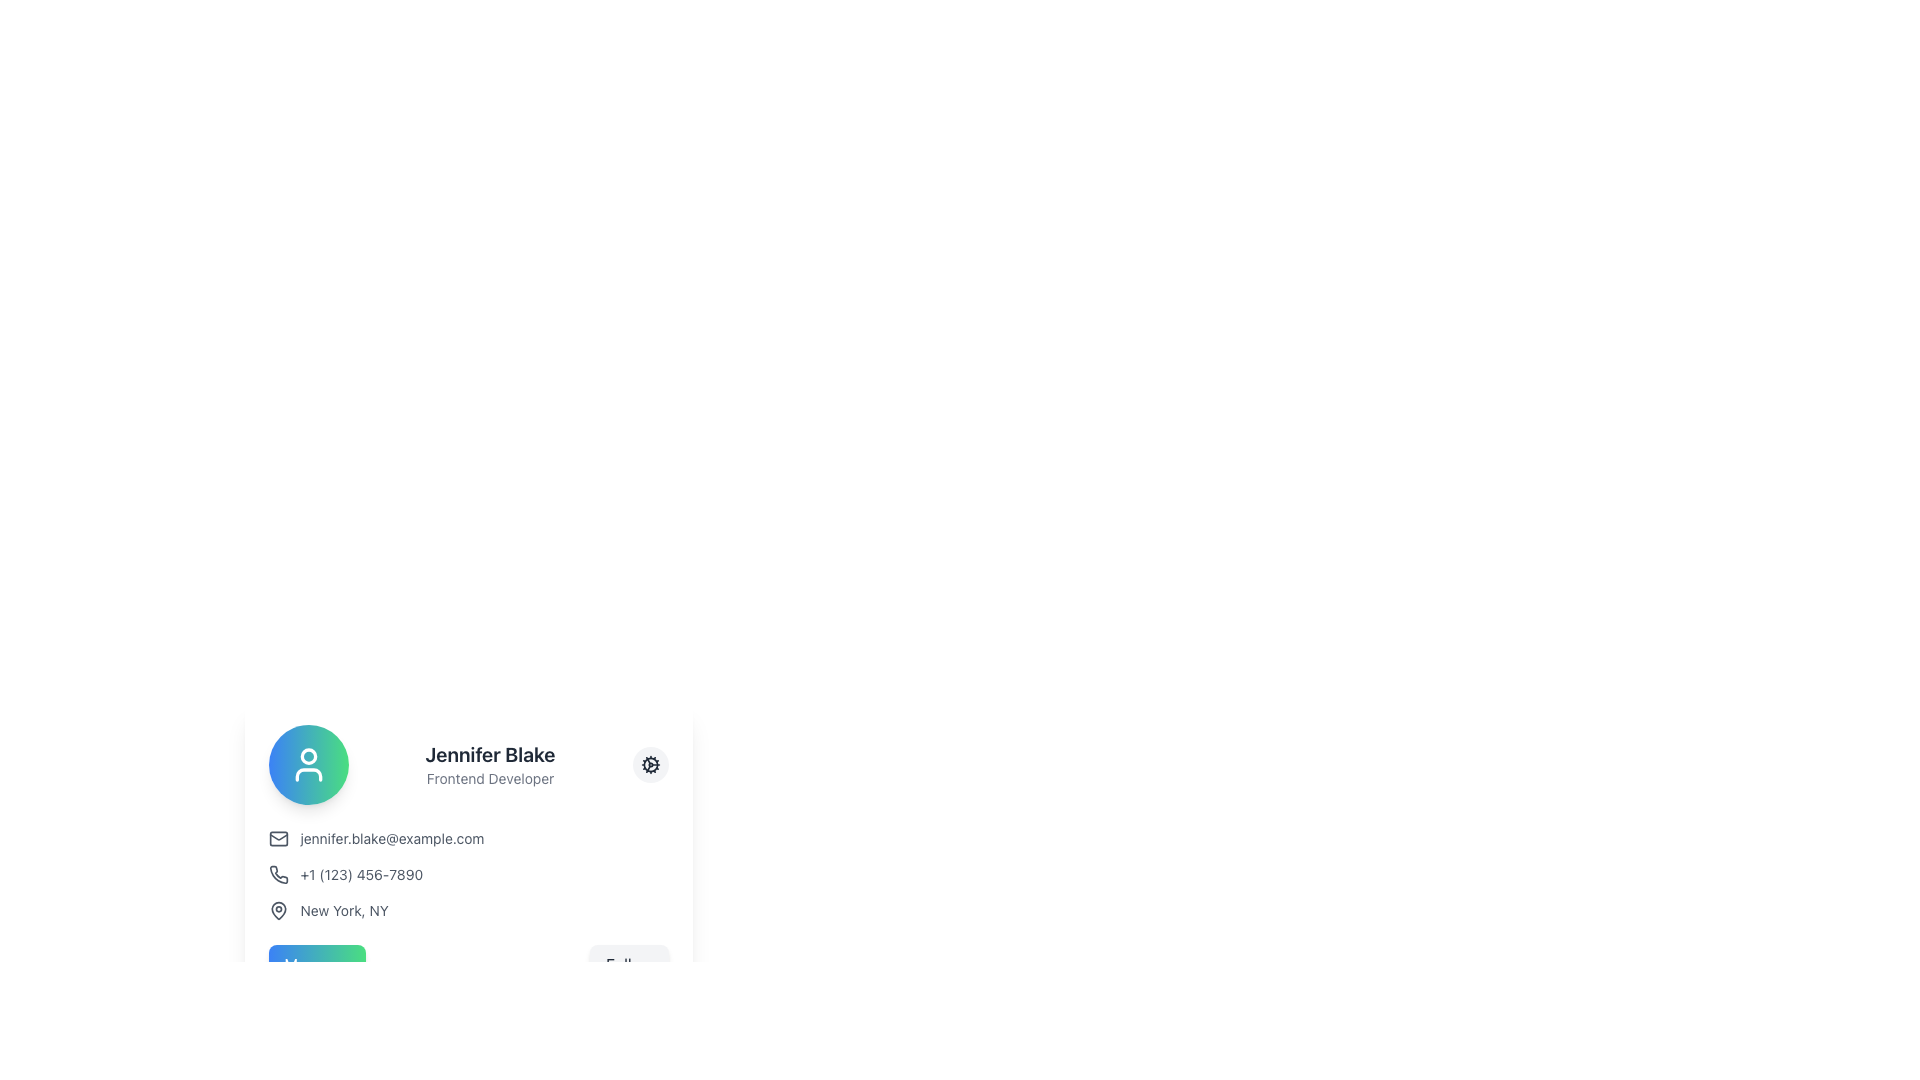 The height and width of the screenshot is (1080, 1920). Describe the element at coordinates (277, 837) in the screenshot. I see `the upper part of the email icon that visually supports the email address in the contact details section` at that location.